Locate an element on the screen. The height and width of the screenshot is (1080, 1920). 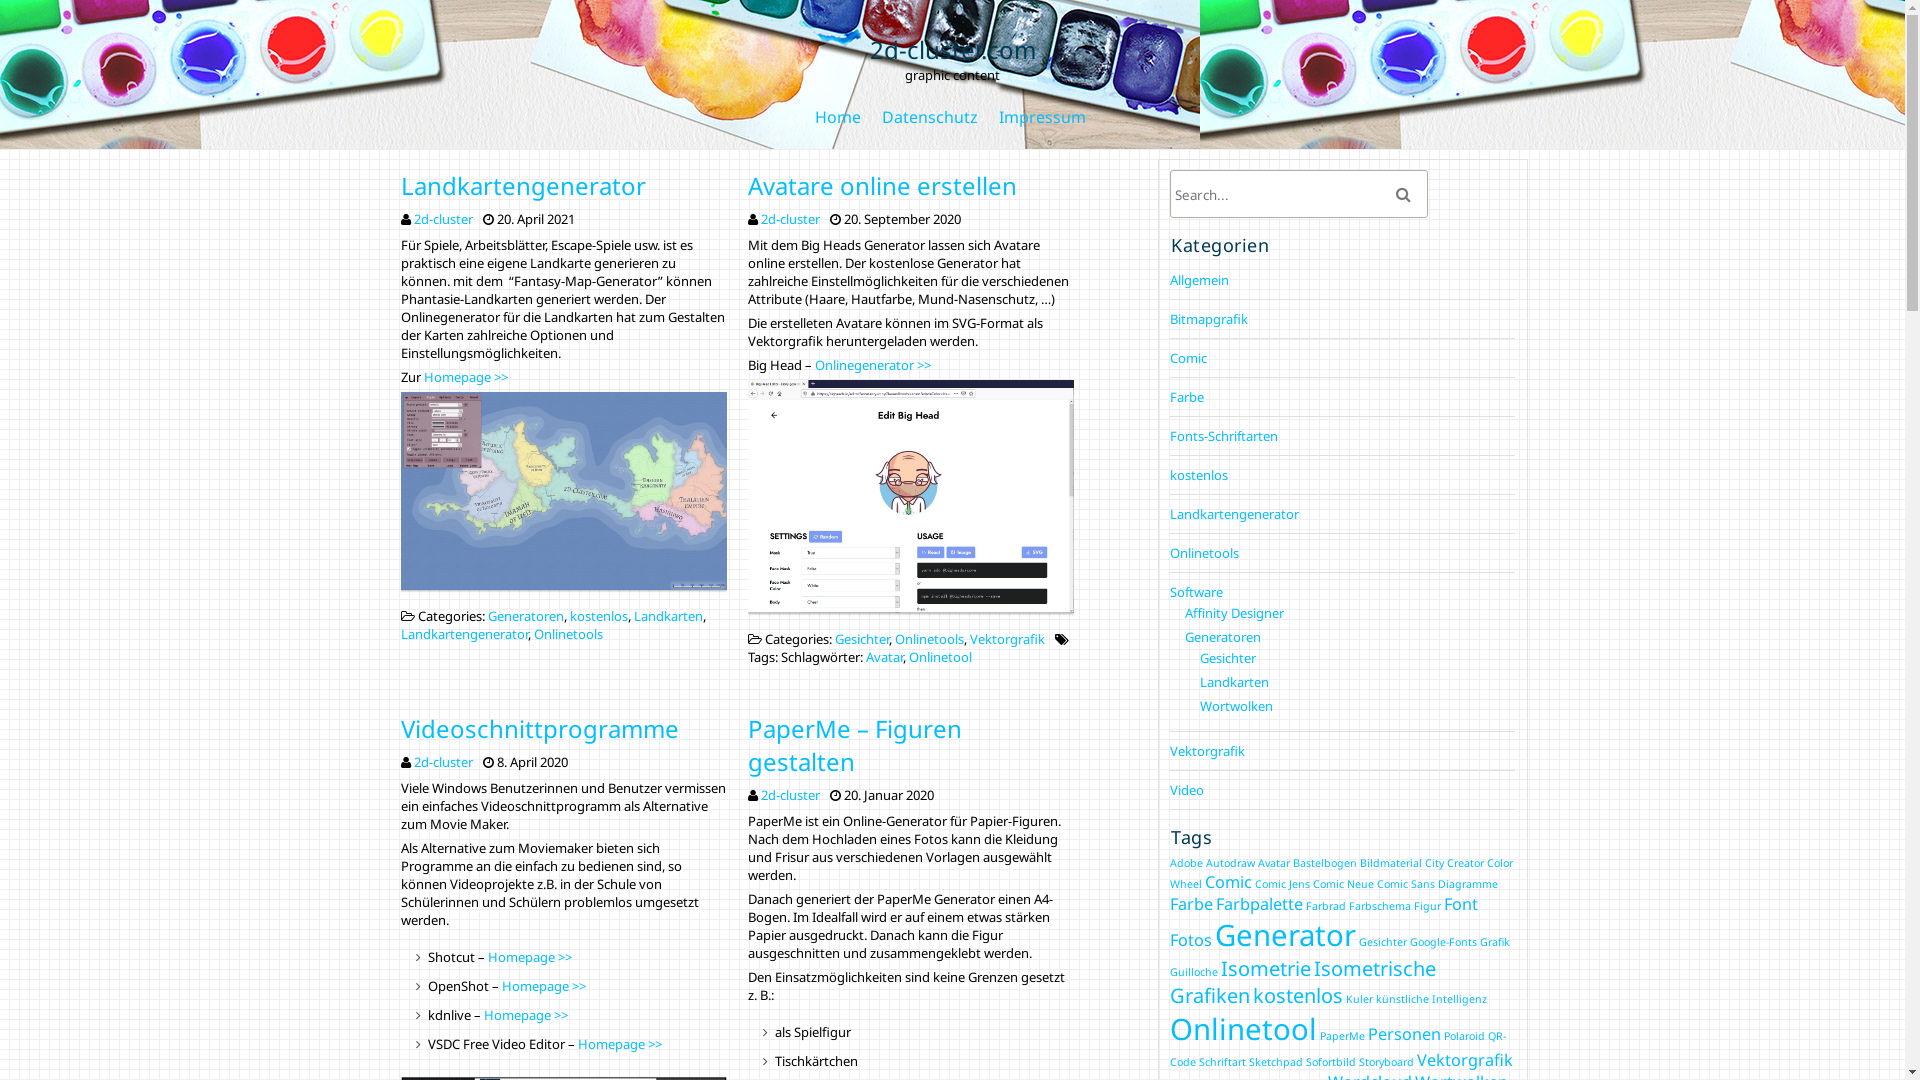
'Wortwolken' is located at coordinates (1200, 704).